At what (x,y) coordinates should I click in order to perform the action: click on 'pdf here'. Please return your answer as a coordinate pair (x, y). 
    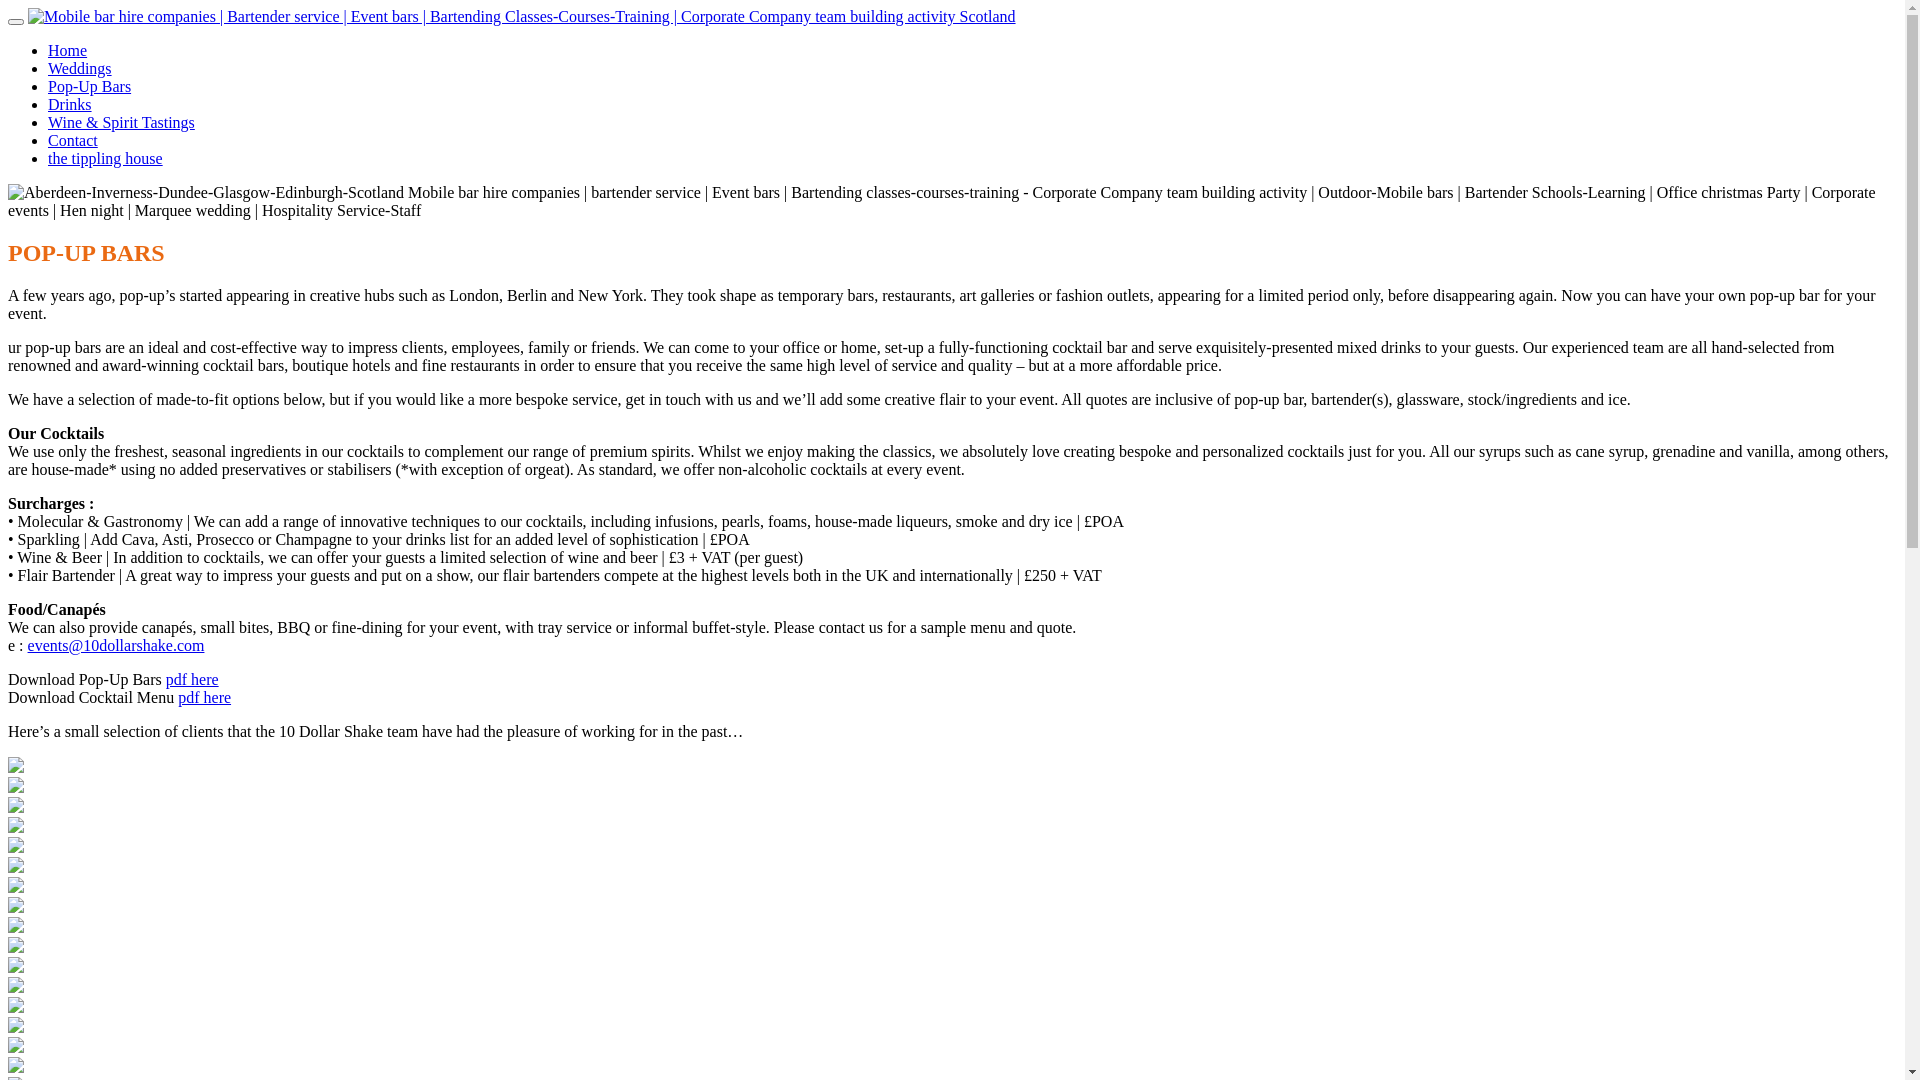
    Looking at the image, I should click on (192, 678).